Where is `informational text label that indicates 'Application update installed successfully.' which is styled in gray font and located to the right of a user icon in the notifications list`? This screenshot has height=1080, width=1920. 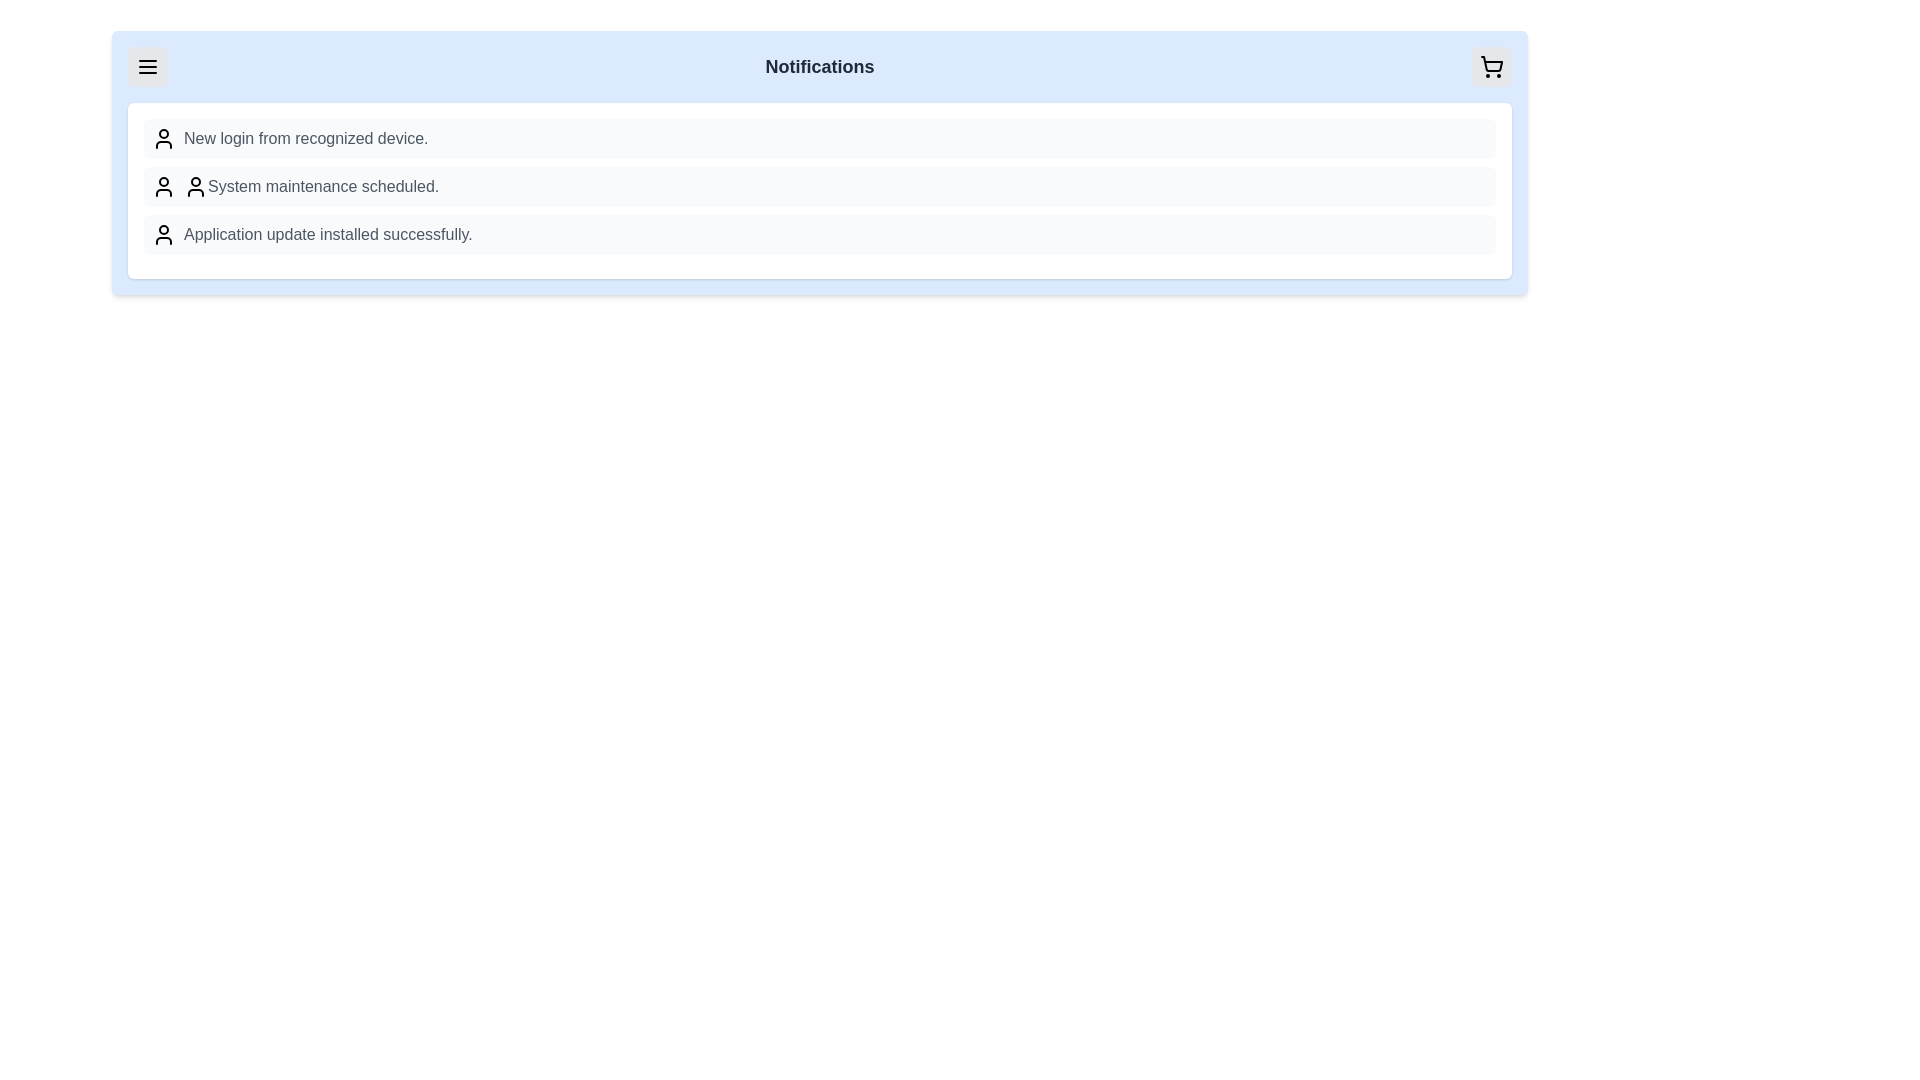 informational text label that indicates 'Application update installed successfully.' which is styled in gray font and located to the right of a user icon in the notifications list is located at coordinates (328, 234).